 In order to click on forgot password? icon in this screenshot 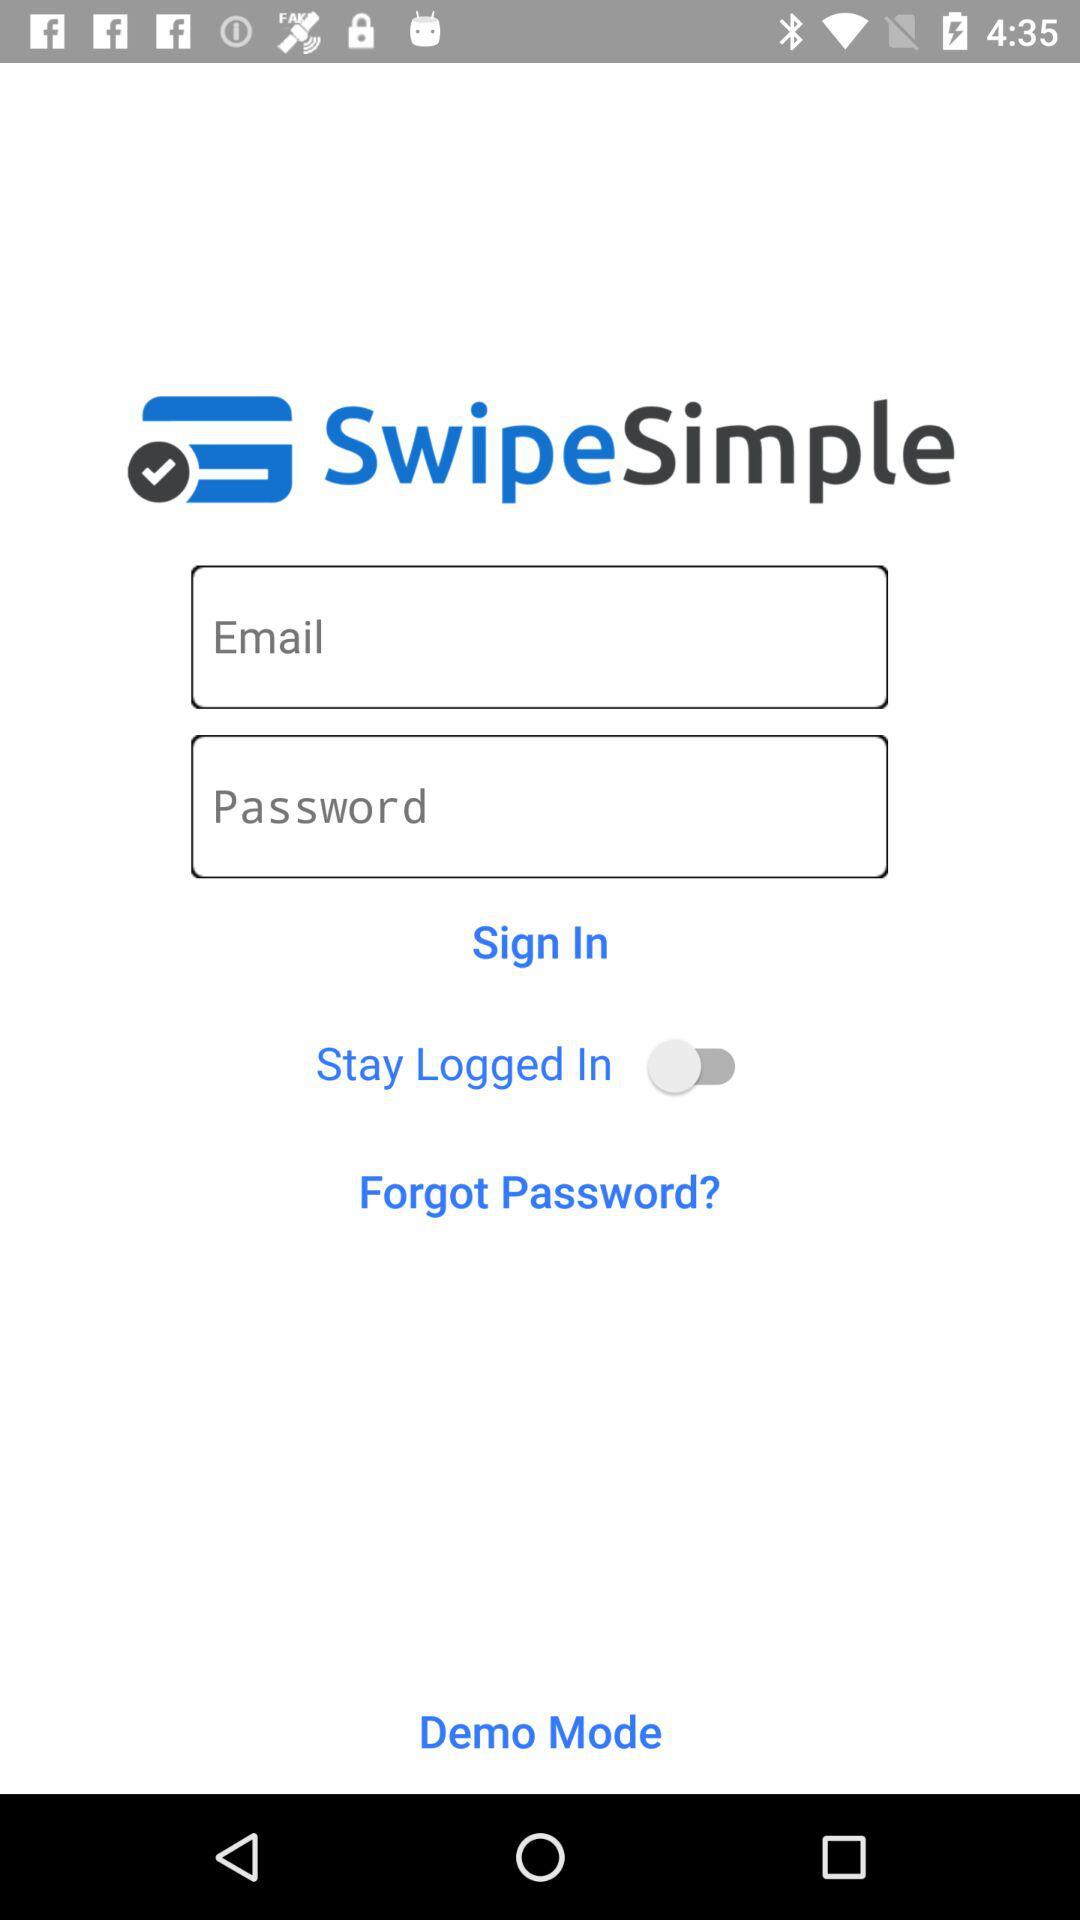, I will do `click(538, 1190)`.